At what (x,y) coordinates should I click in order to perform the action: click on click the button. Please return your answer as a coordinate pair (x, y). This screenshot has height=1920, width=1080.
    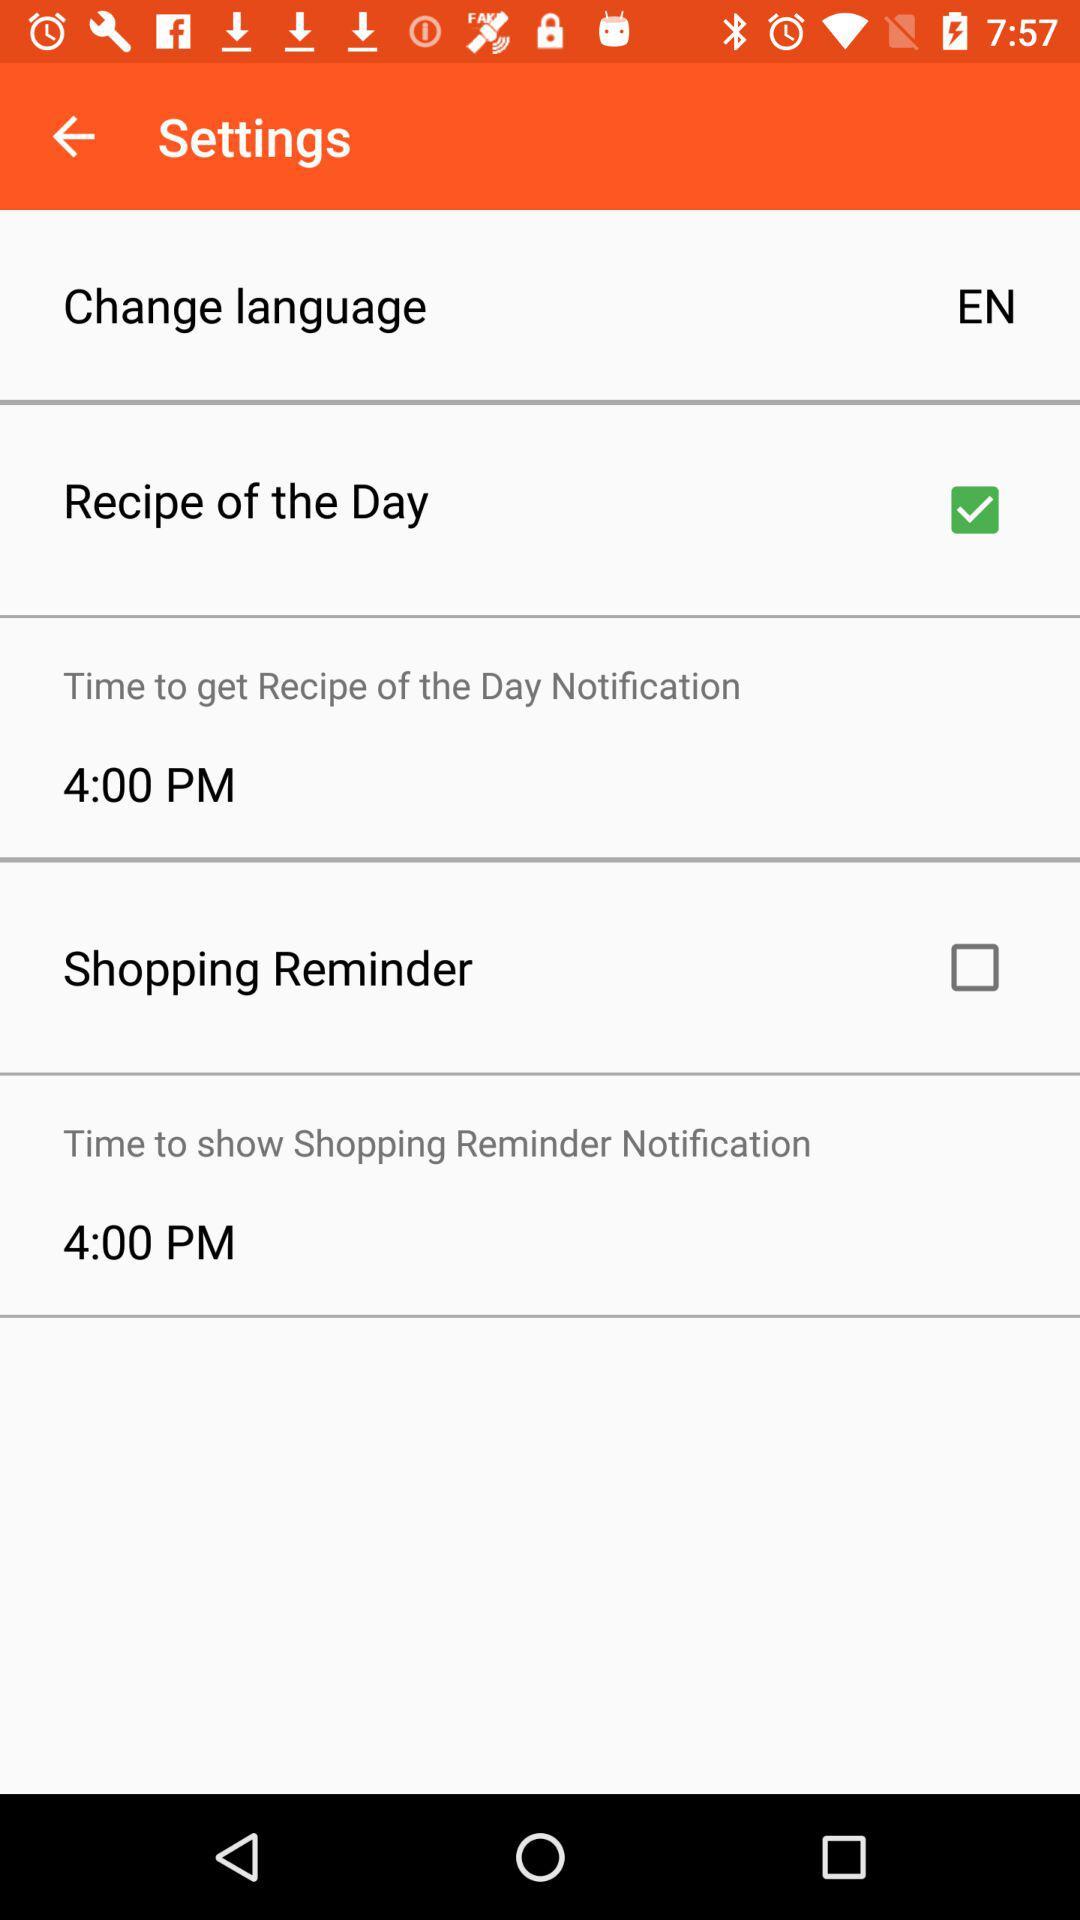
    Looking at the image, I should click on (974, 967).